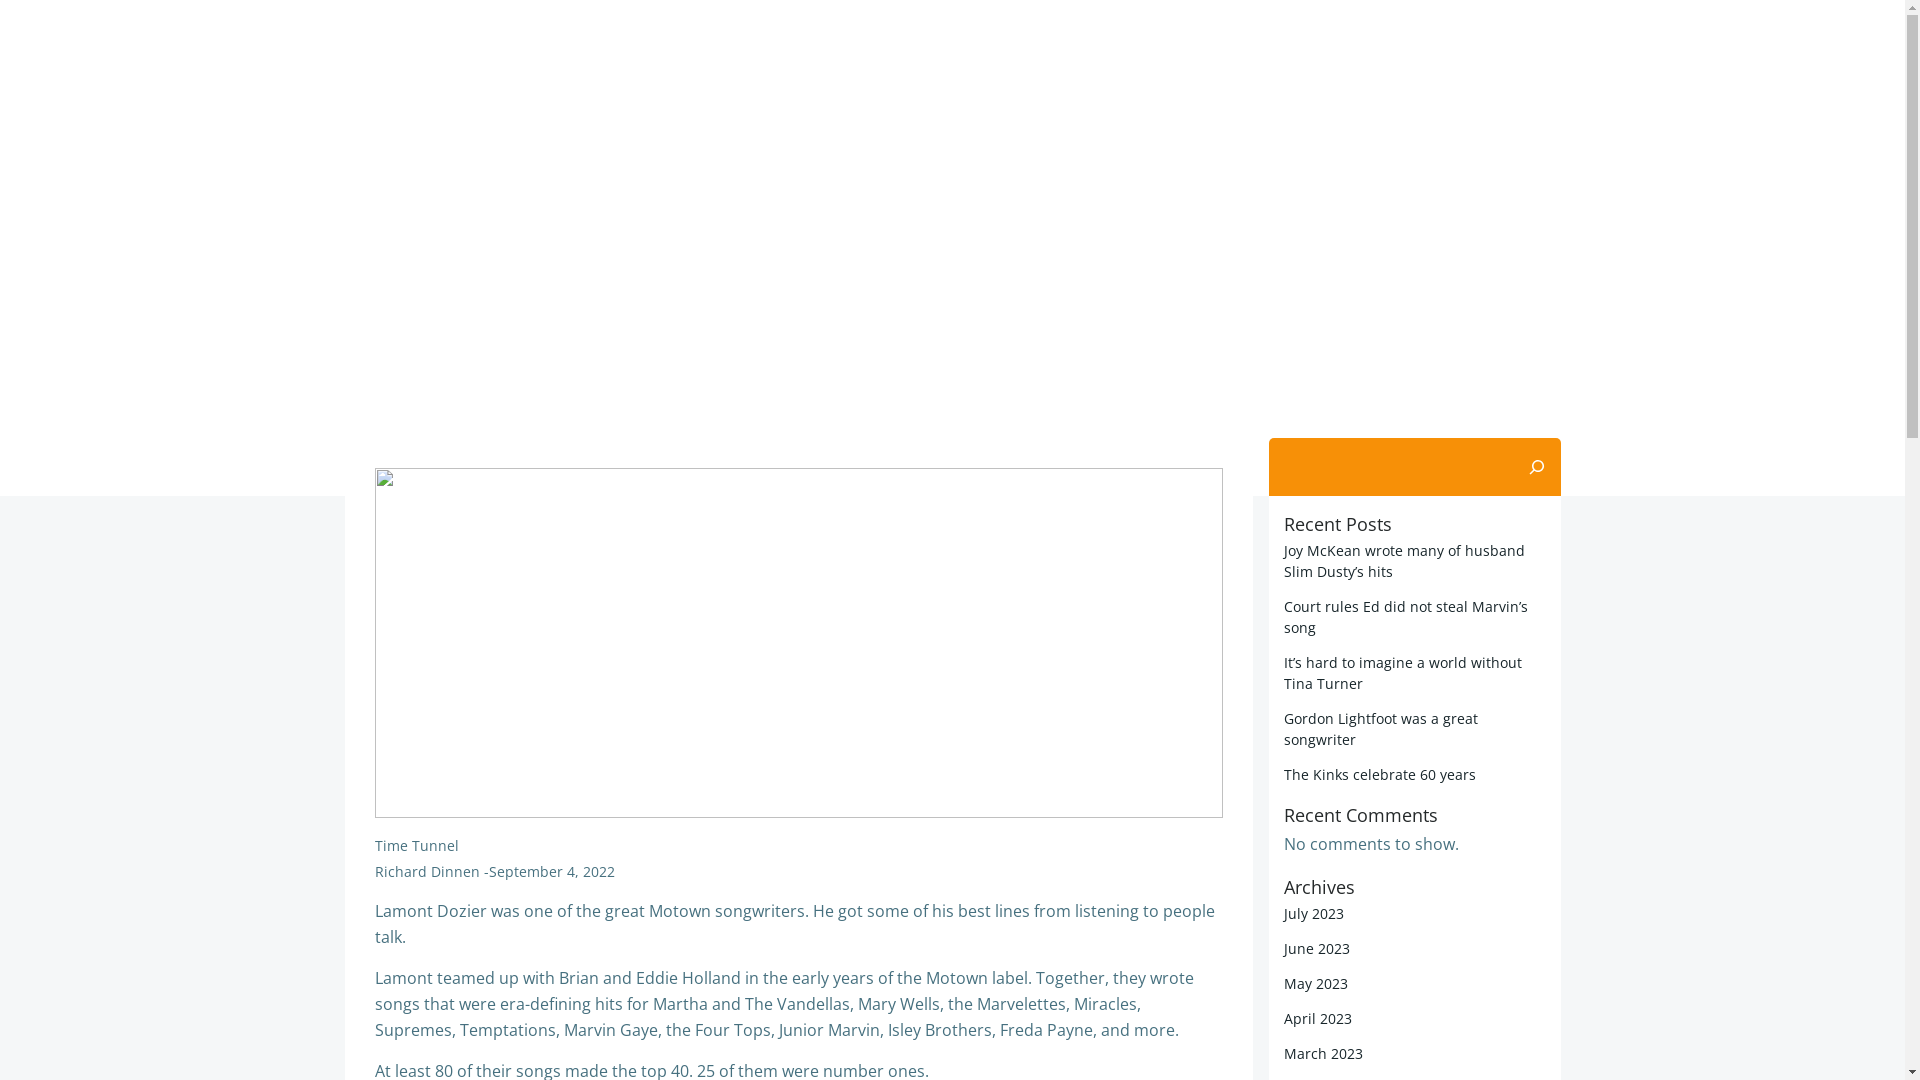  What do you see at coordinates (1283, 1018) in the screenshot?
I see `'April 2023'` at bounding box center [1283, 1018].